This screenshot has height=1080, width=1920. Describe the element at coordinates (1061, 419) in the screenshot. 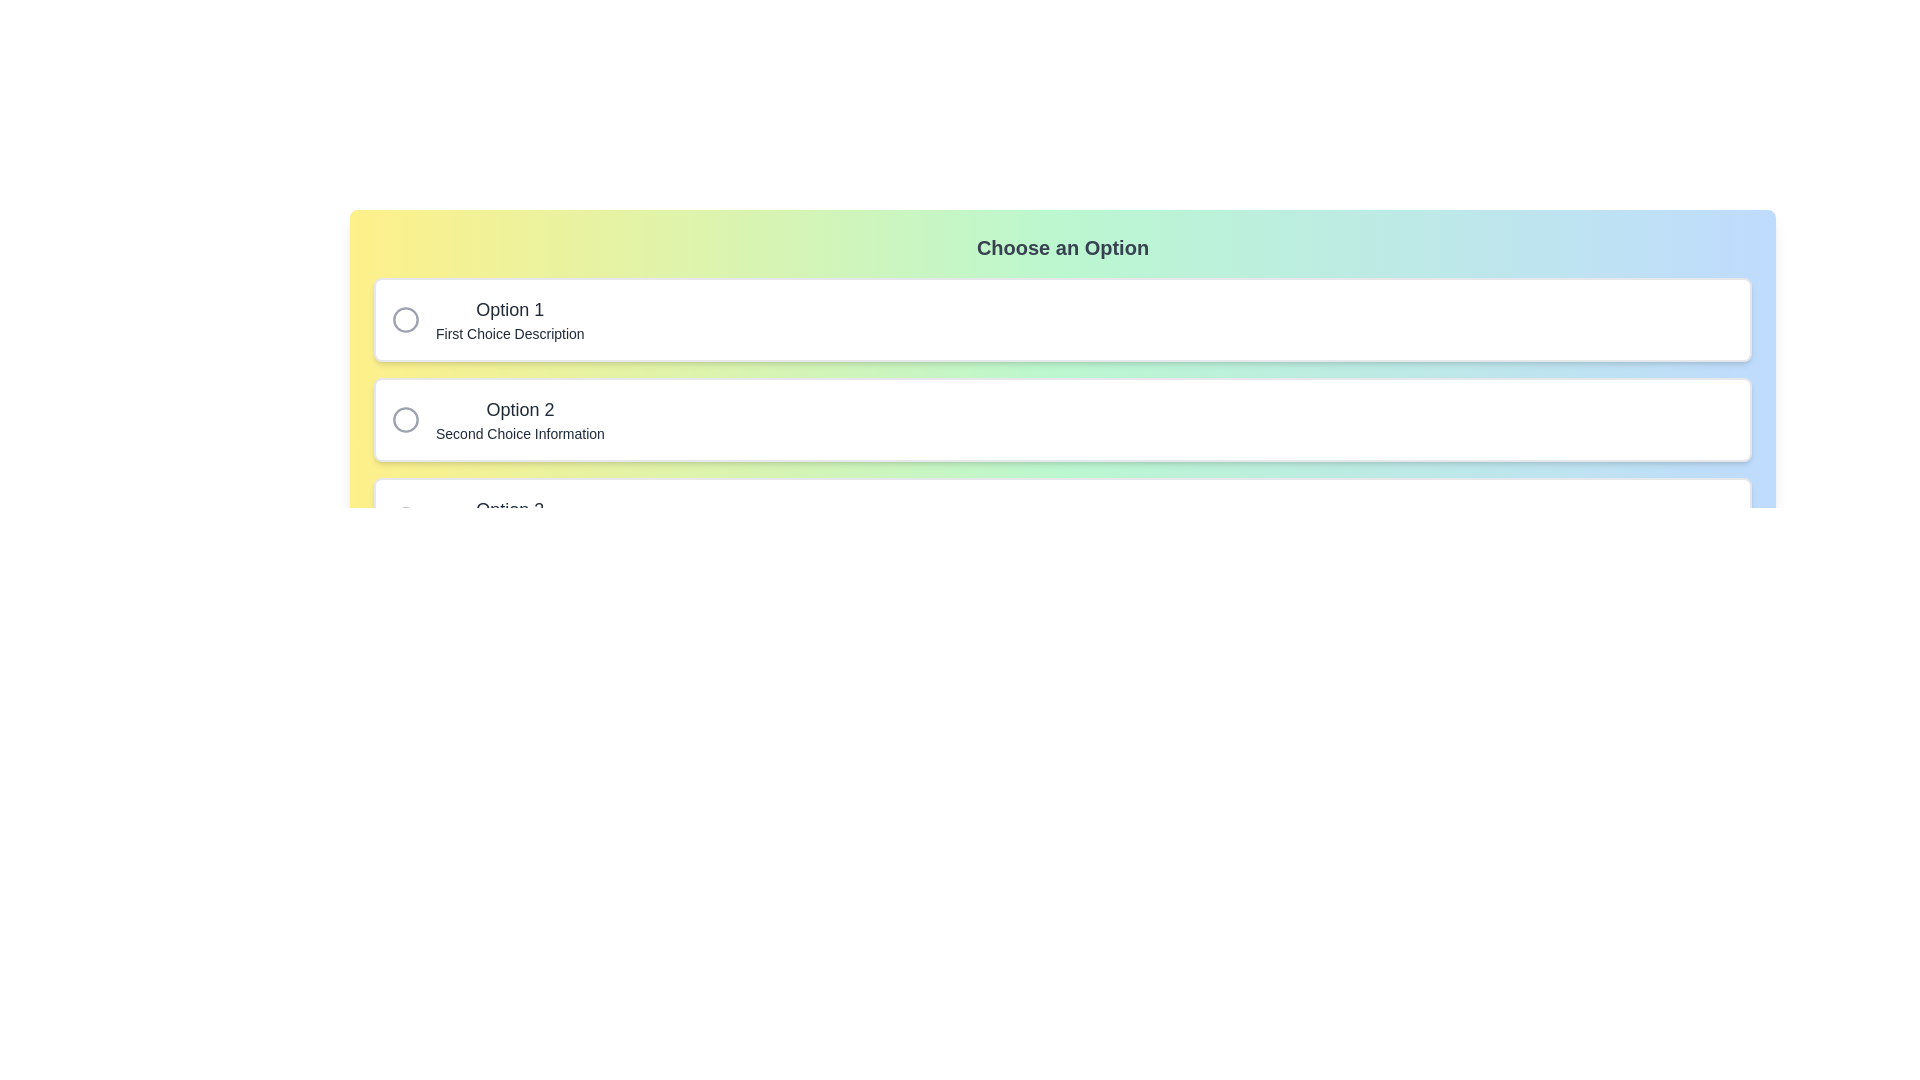

I see `the 'Option 2' radio button` at that location.